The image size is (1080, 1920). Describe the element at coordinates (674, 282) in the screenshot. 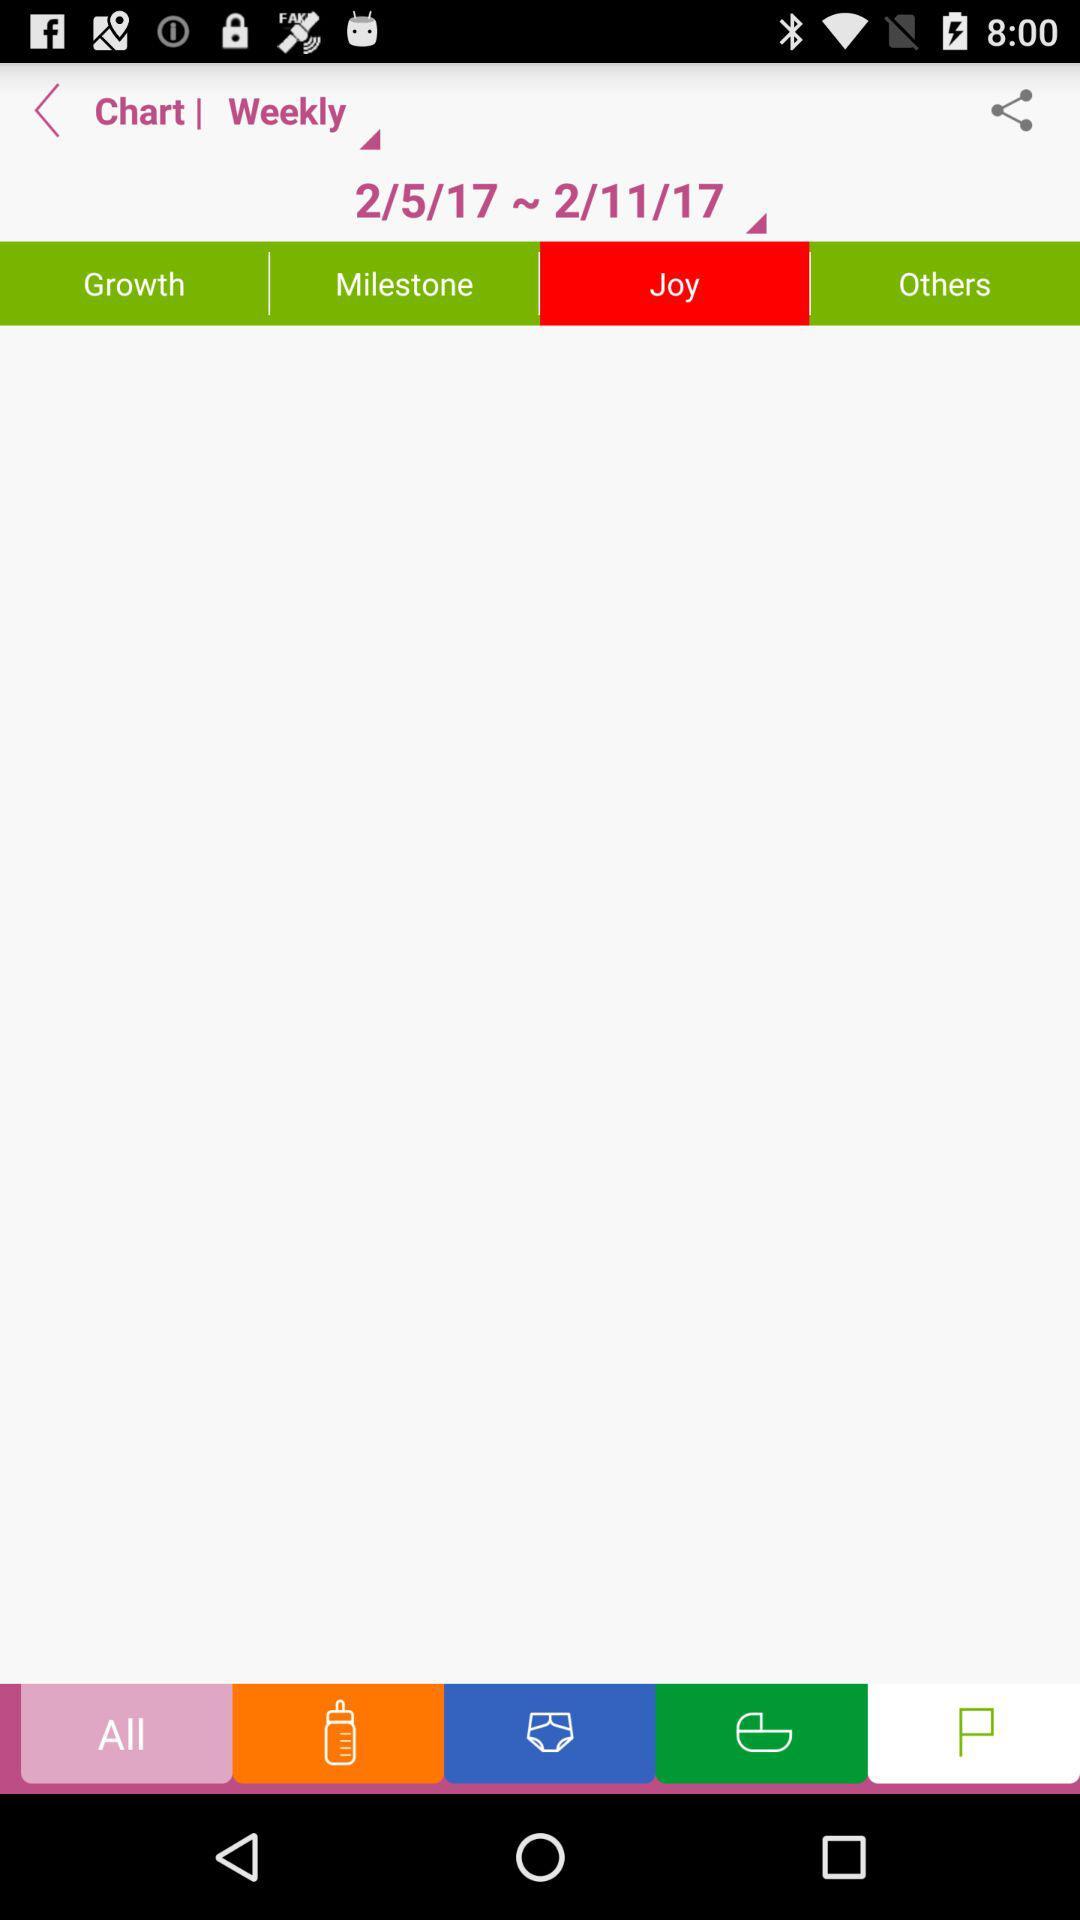

I see `the joy` at that location.